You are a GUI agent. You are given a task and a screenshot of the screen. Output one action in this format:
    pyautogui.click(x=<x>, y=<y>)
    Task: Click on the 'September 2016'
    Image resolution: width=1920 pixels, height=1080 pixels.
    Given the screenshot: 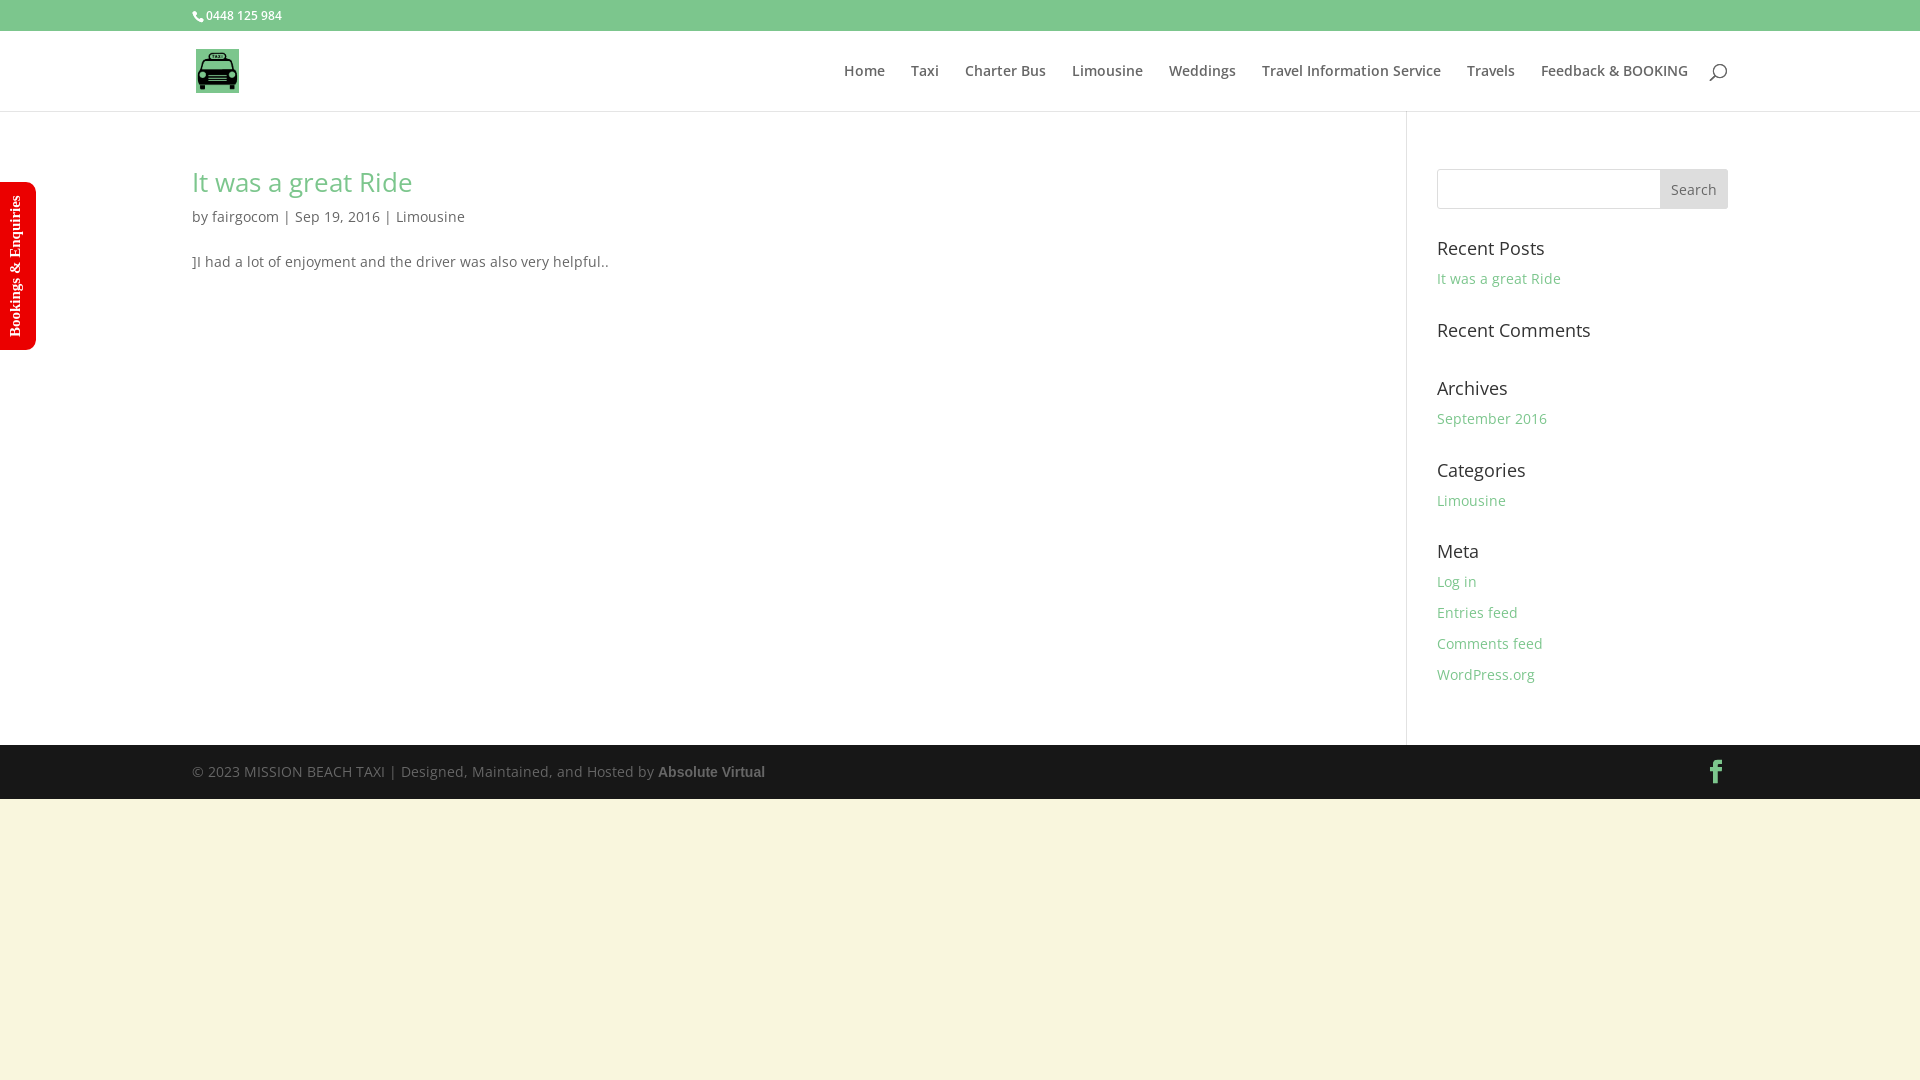 What is the action you would take?
    pyautogui.click(x=1492, y=417)
    